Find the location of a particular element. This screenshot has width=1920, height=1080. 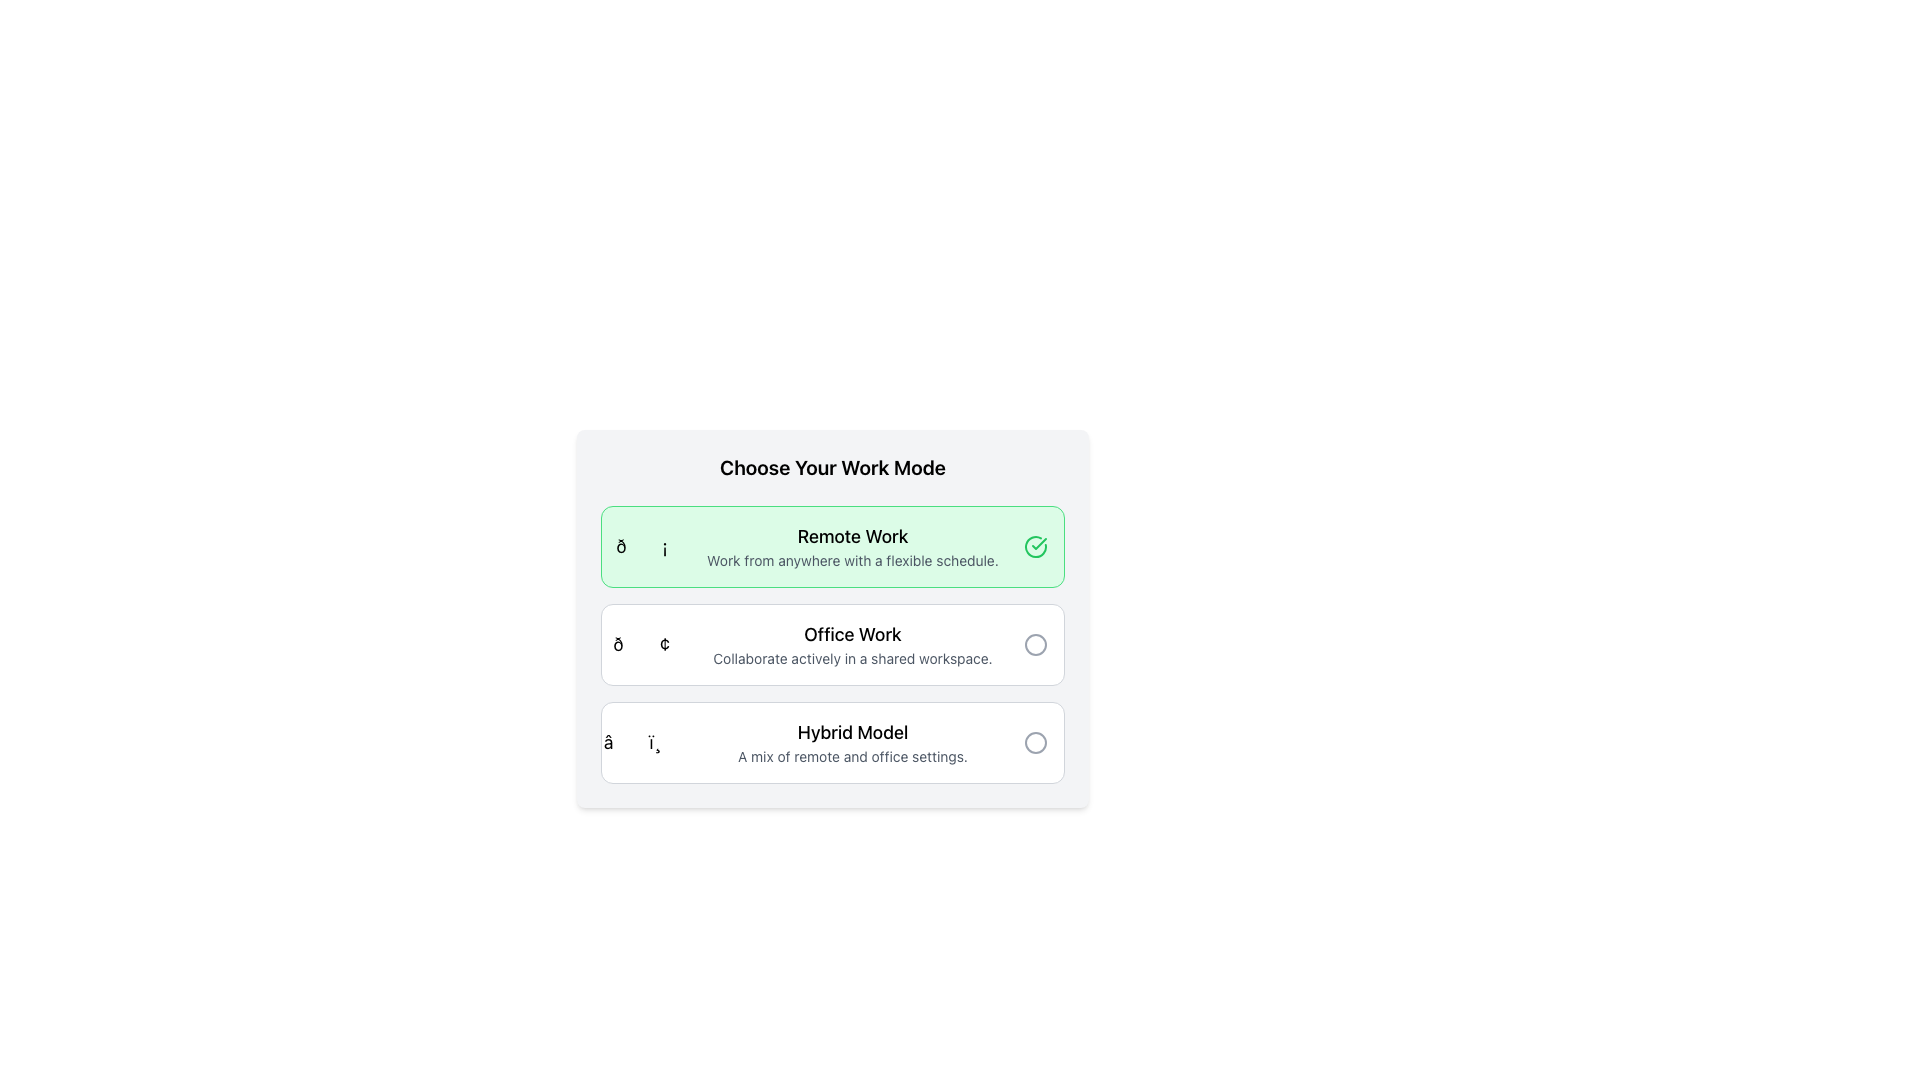

the radio button indicator for 'Office Work' is located at coordinates (1036, 644).